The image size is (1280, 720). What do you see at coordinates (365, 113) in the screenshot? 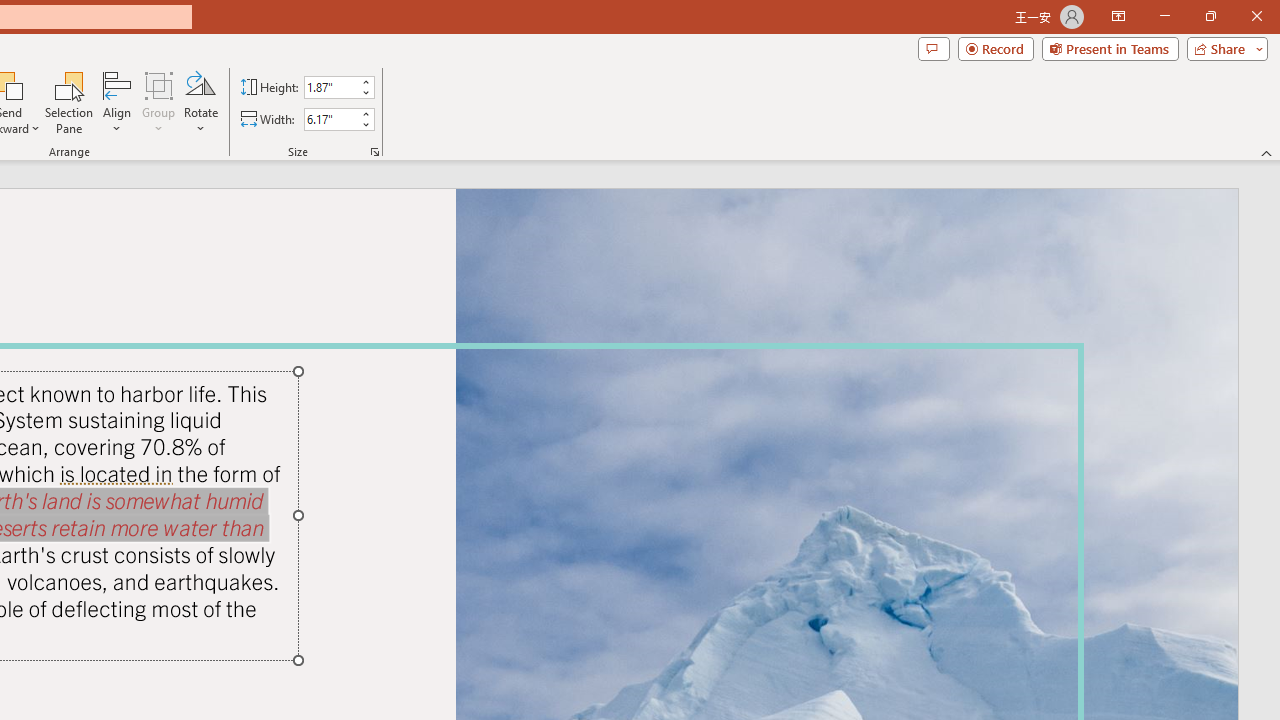
I see `'More'` at bounding box center [365, 113].